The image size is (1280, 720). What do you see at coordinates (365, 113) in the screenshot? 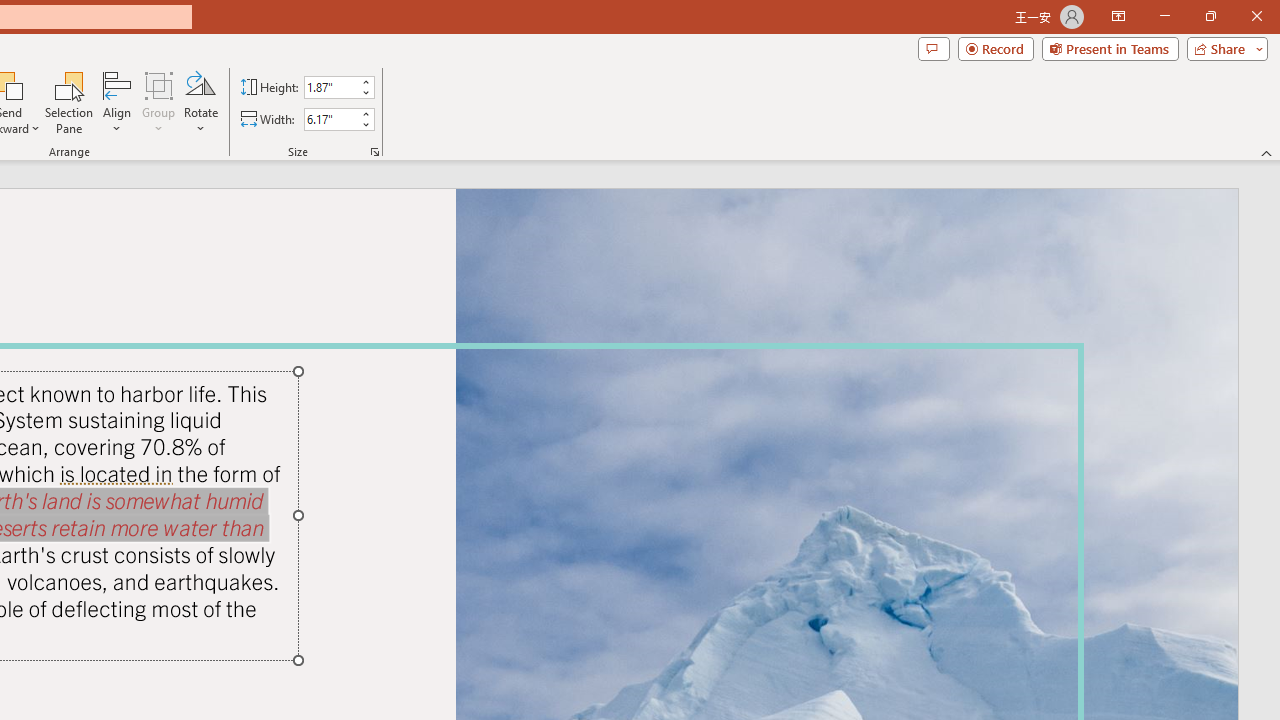
I see `'More'` at bounding box center [365, 113].